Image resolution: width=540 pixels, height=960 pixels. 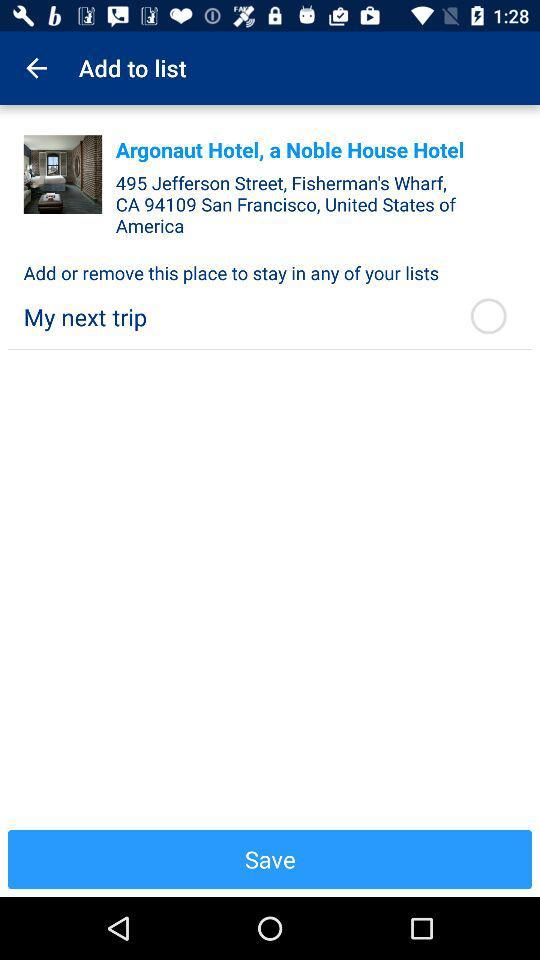 I want to click on the app next to the add to list item, so click(x=36, y=68).